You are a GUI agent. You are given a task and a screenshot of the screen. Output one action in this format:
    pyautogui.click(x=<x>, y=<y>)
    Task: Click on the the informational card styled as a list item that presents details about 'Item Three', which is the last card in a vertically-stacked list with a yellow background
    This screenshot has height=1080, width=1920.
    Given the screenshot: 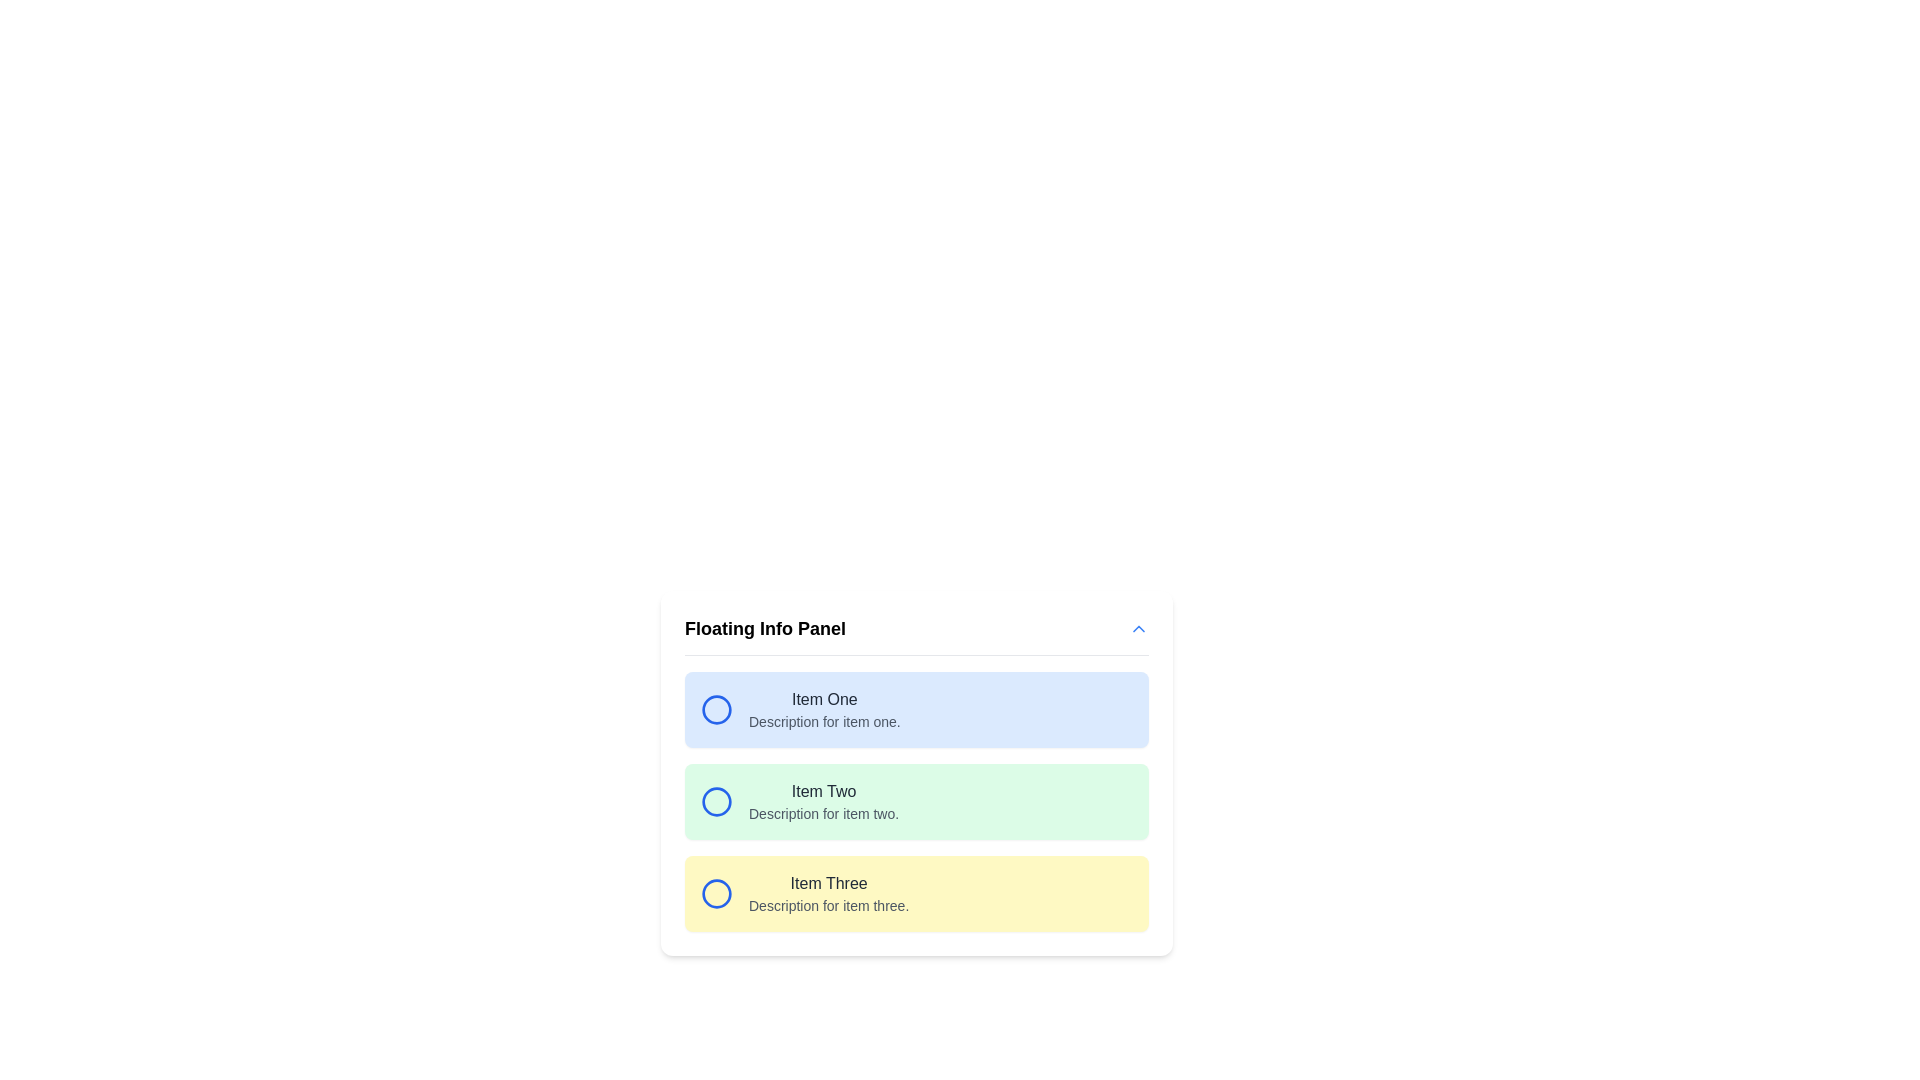 What is the action you would take?
    pyautogui.click(x=915, y=893)
    